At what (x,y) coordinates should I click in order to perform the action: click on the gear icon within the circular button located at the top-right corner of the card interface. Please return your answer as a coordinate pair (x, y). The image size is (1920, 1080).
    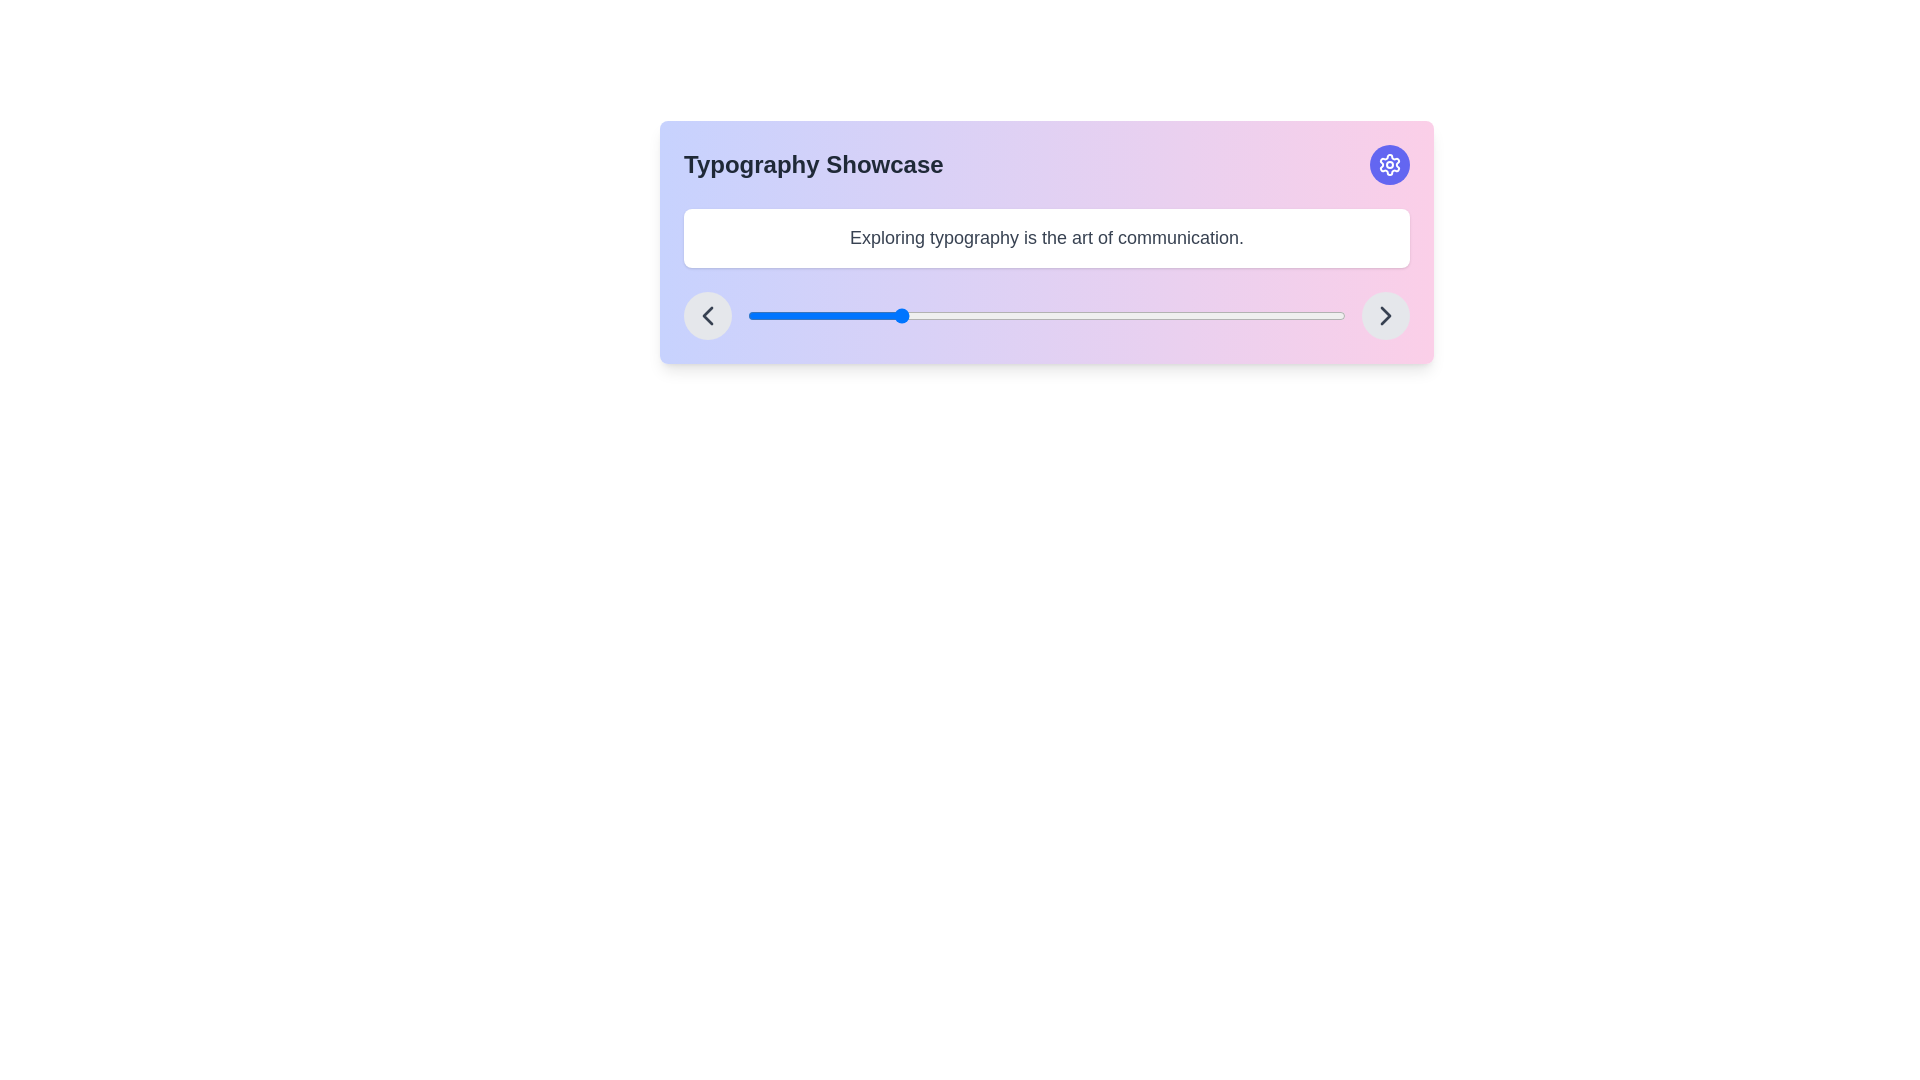
    Looking at the image, I should click on (1389, 164).